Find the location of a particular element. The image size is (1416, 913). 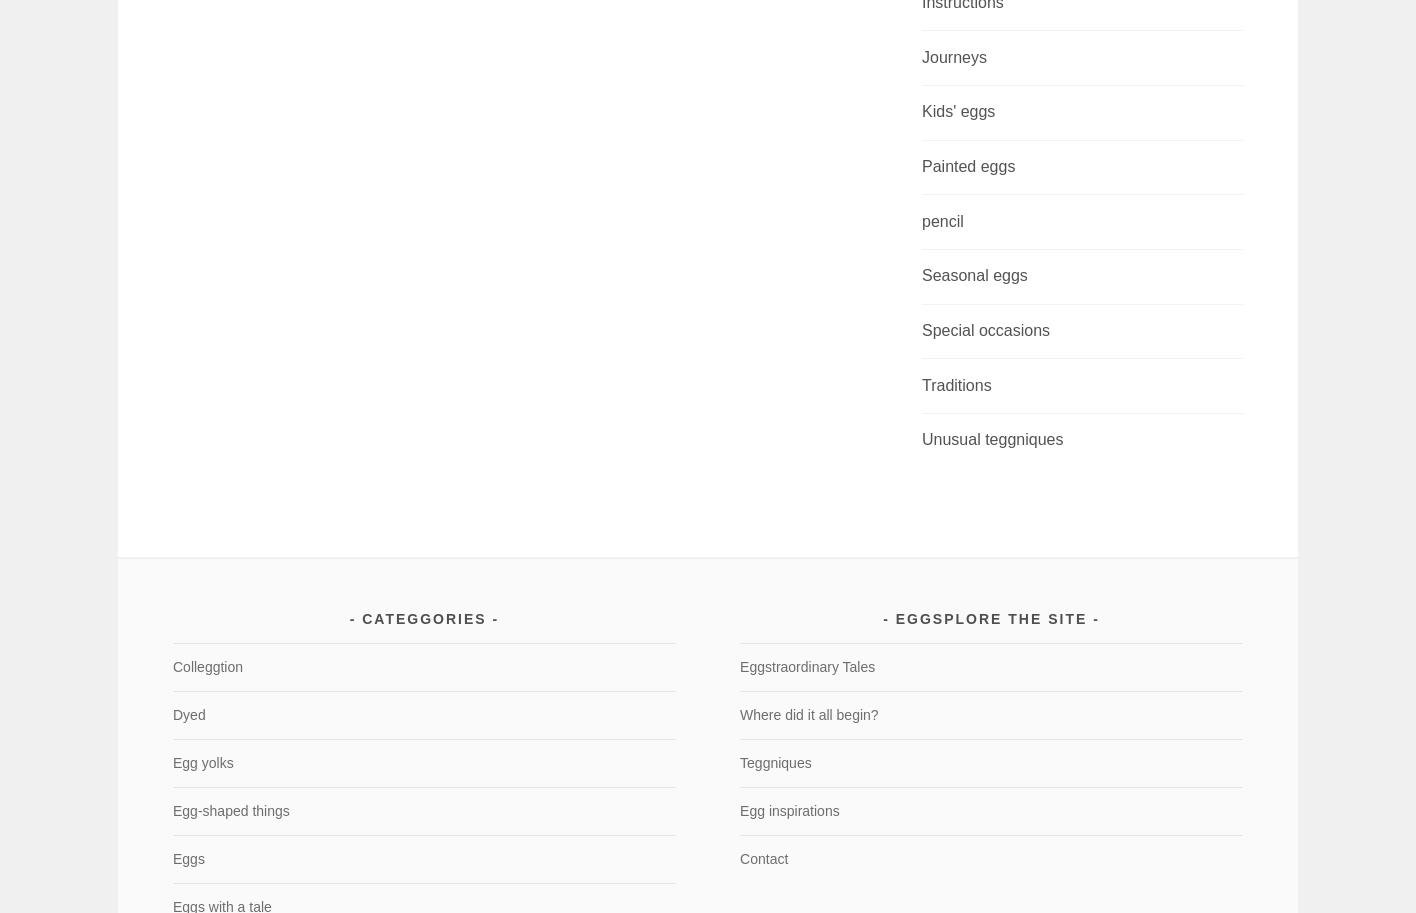

'Where did it all begin?' is located at coordinates (807, 712).